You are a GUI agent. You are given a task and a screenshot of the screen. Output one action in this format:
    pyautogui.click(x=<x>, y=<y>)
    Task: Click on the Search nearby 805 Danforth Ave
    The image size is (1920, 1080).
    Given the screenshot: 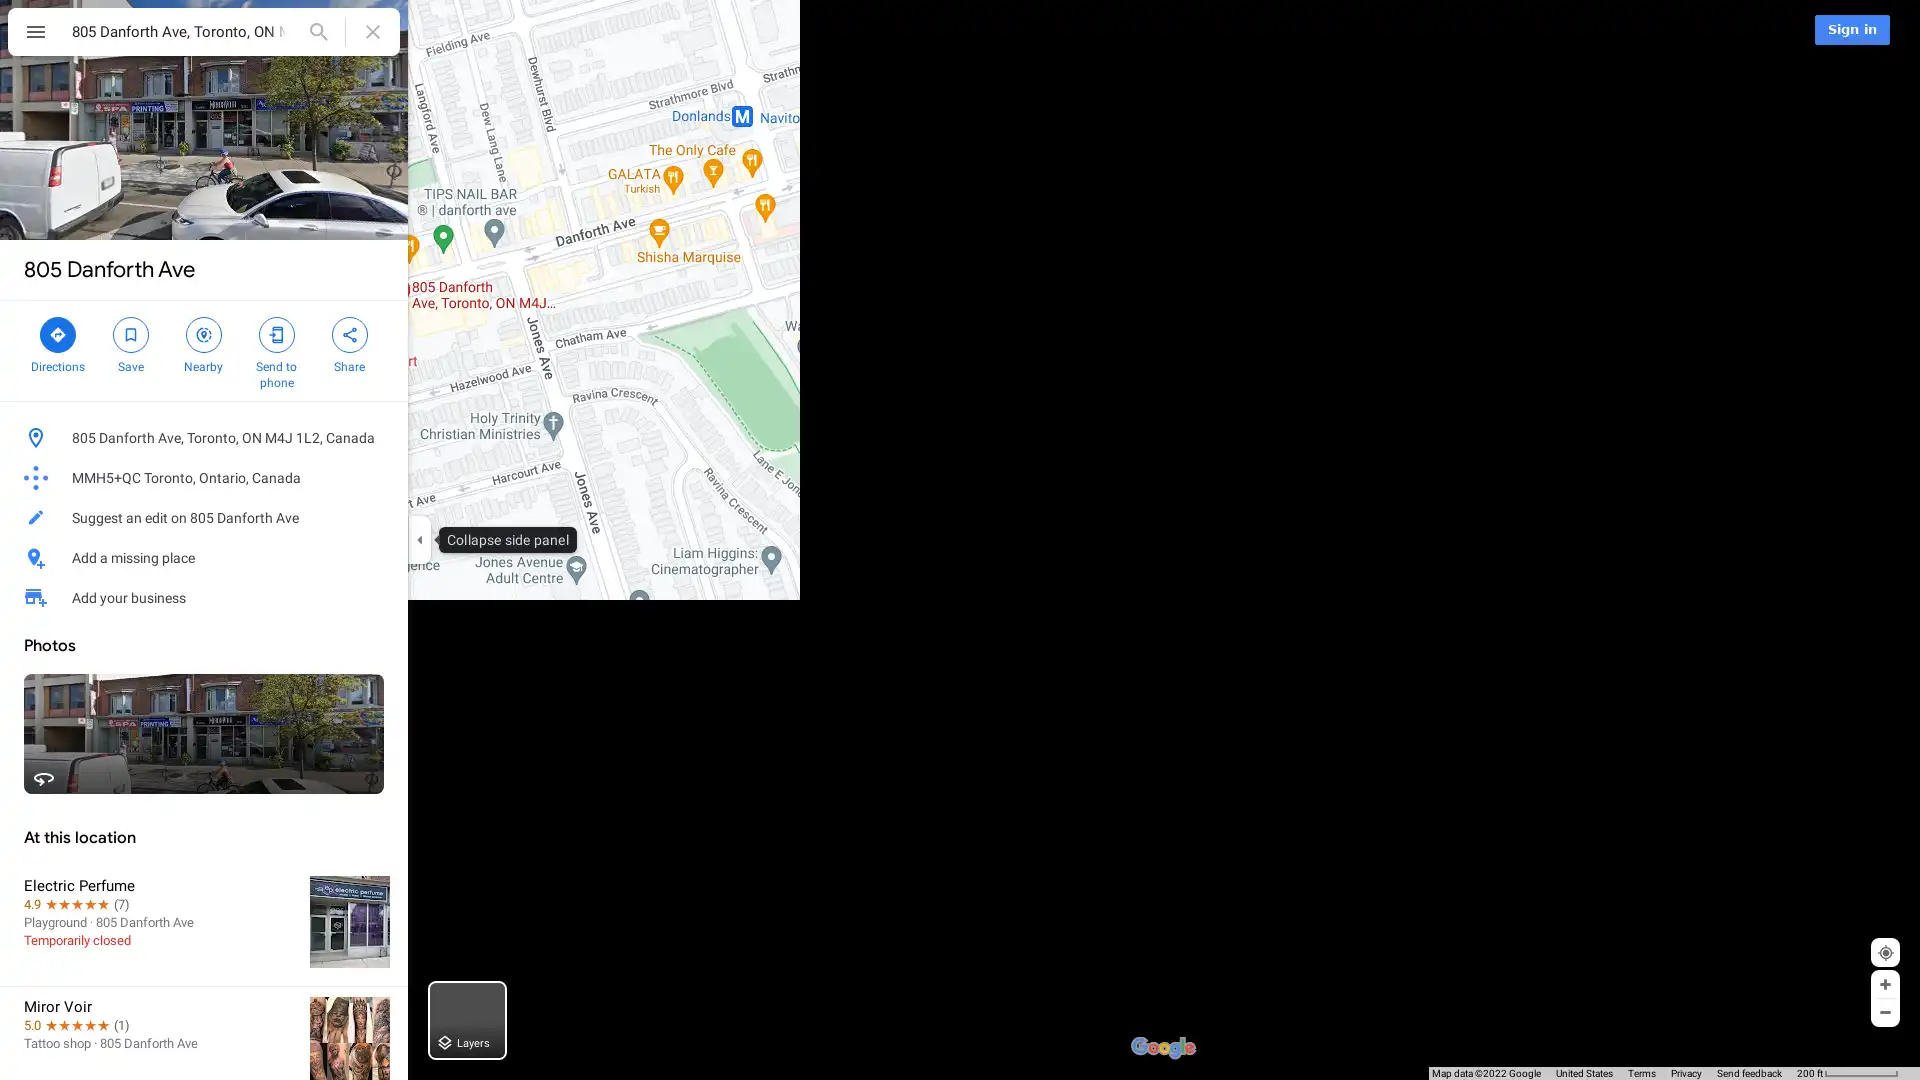 What is the action you would take?
    pyautogui.click(x=203, y=342)
    